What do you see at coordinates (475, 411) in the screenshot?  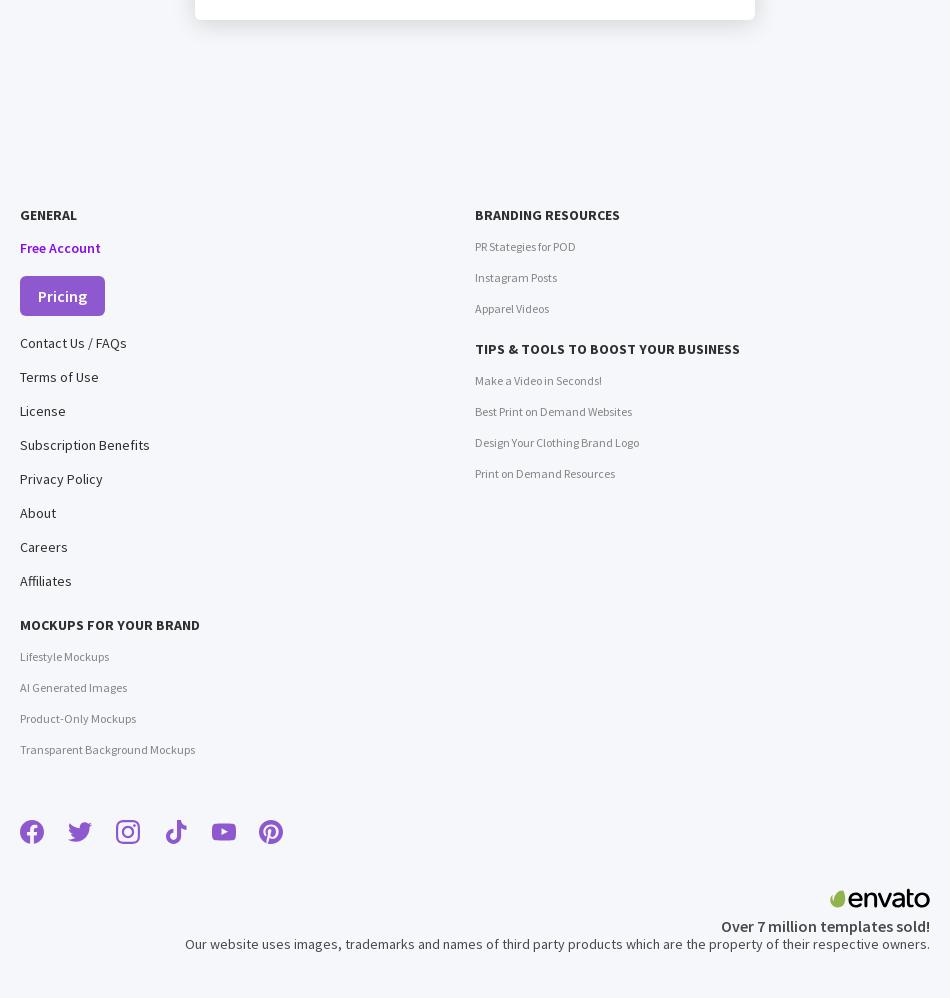 I see `'Best Print on Demand Websites'` at bounding box center [475, 411].